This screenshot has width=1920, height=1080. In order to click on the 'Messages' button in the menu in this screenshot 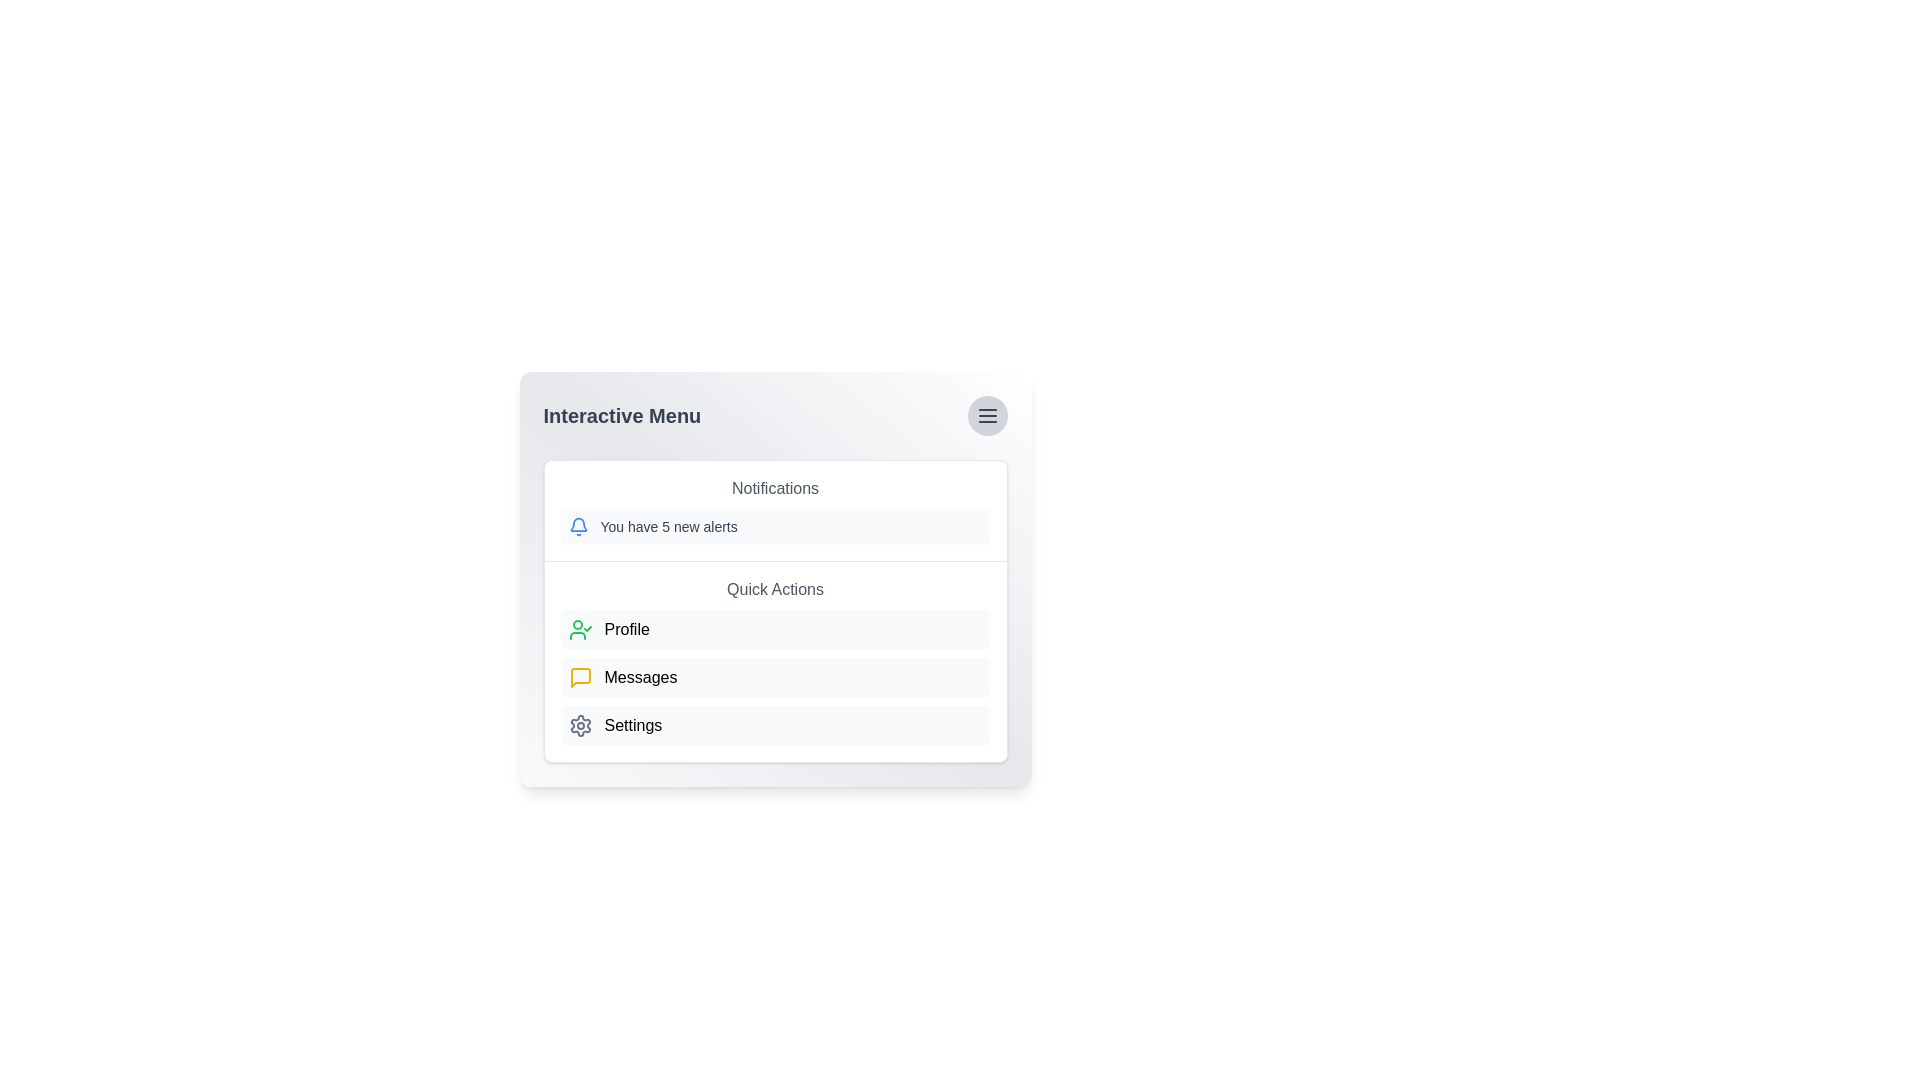, I will do `click(774, 677)`.